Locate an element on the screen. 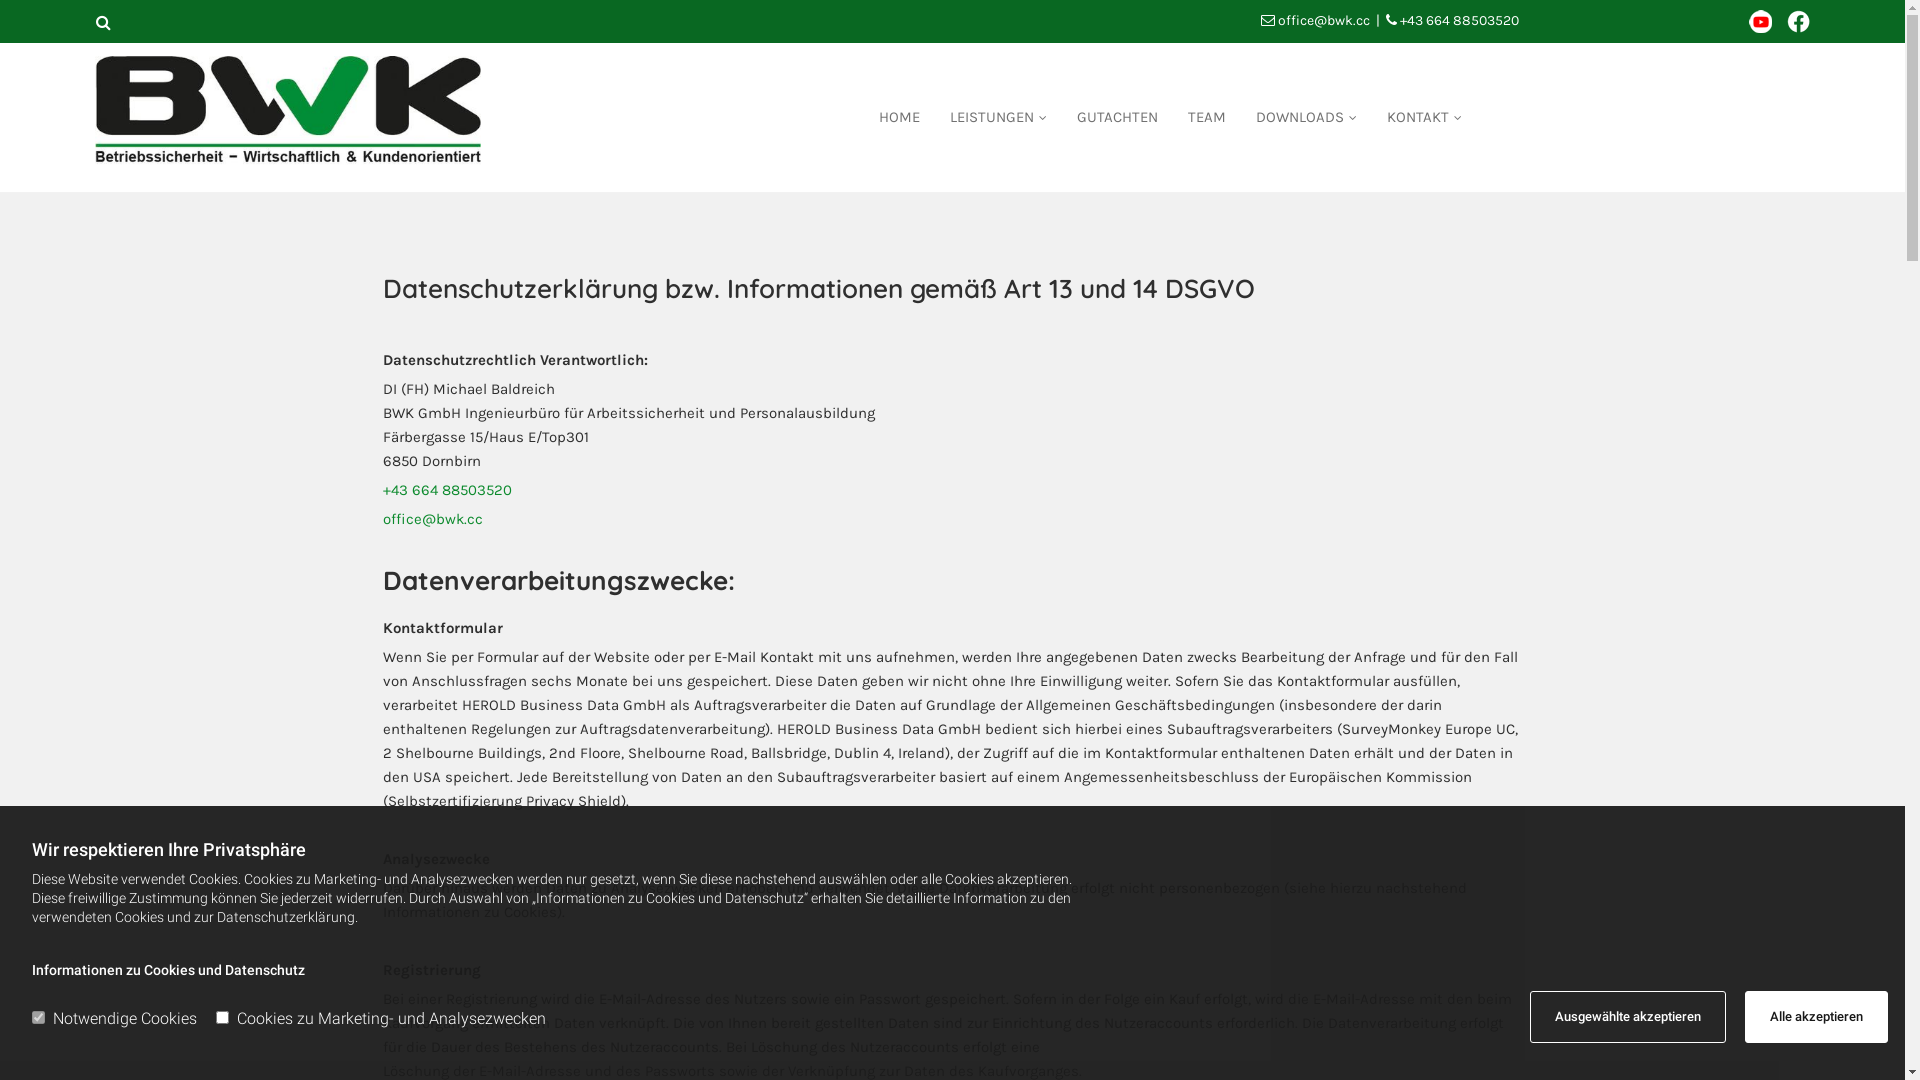 This screenshot has height=1080, width=1920. 'Logo' is located at coordinates (296, 118).